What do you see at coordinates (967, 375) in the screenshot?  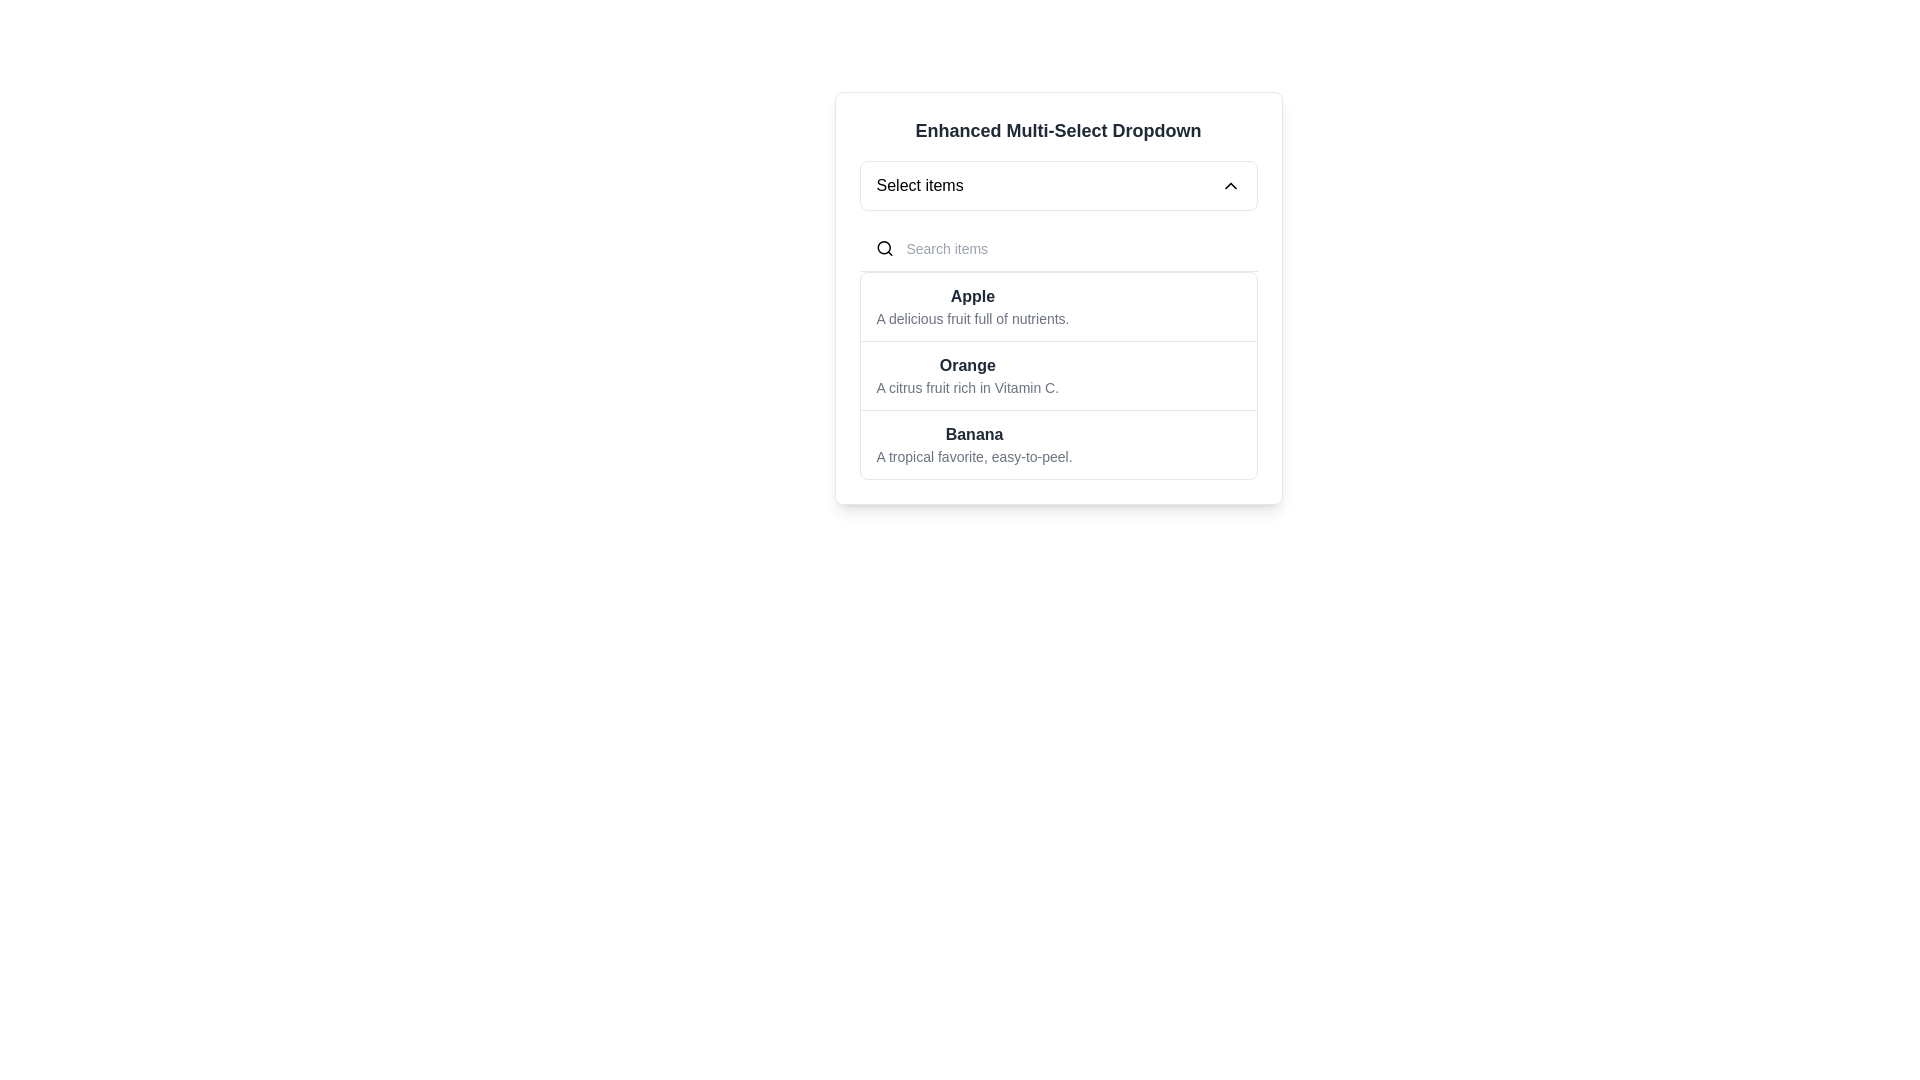 I see `the second list item displaying details for the 'Orange' option in the dropdown menu` at bounding box center [967, 375].